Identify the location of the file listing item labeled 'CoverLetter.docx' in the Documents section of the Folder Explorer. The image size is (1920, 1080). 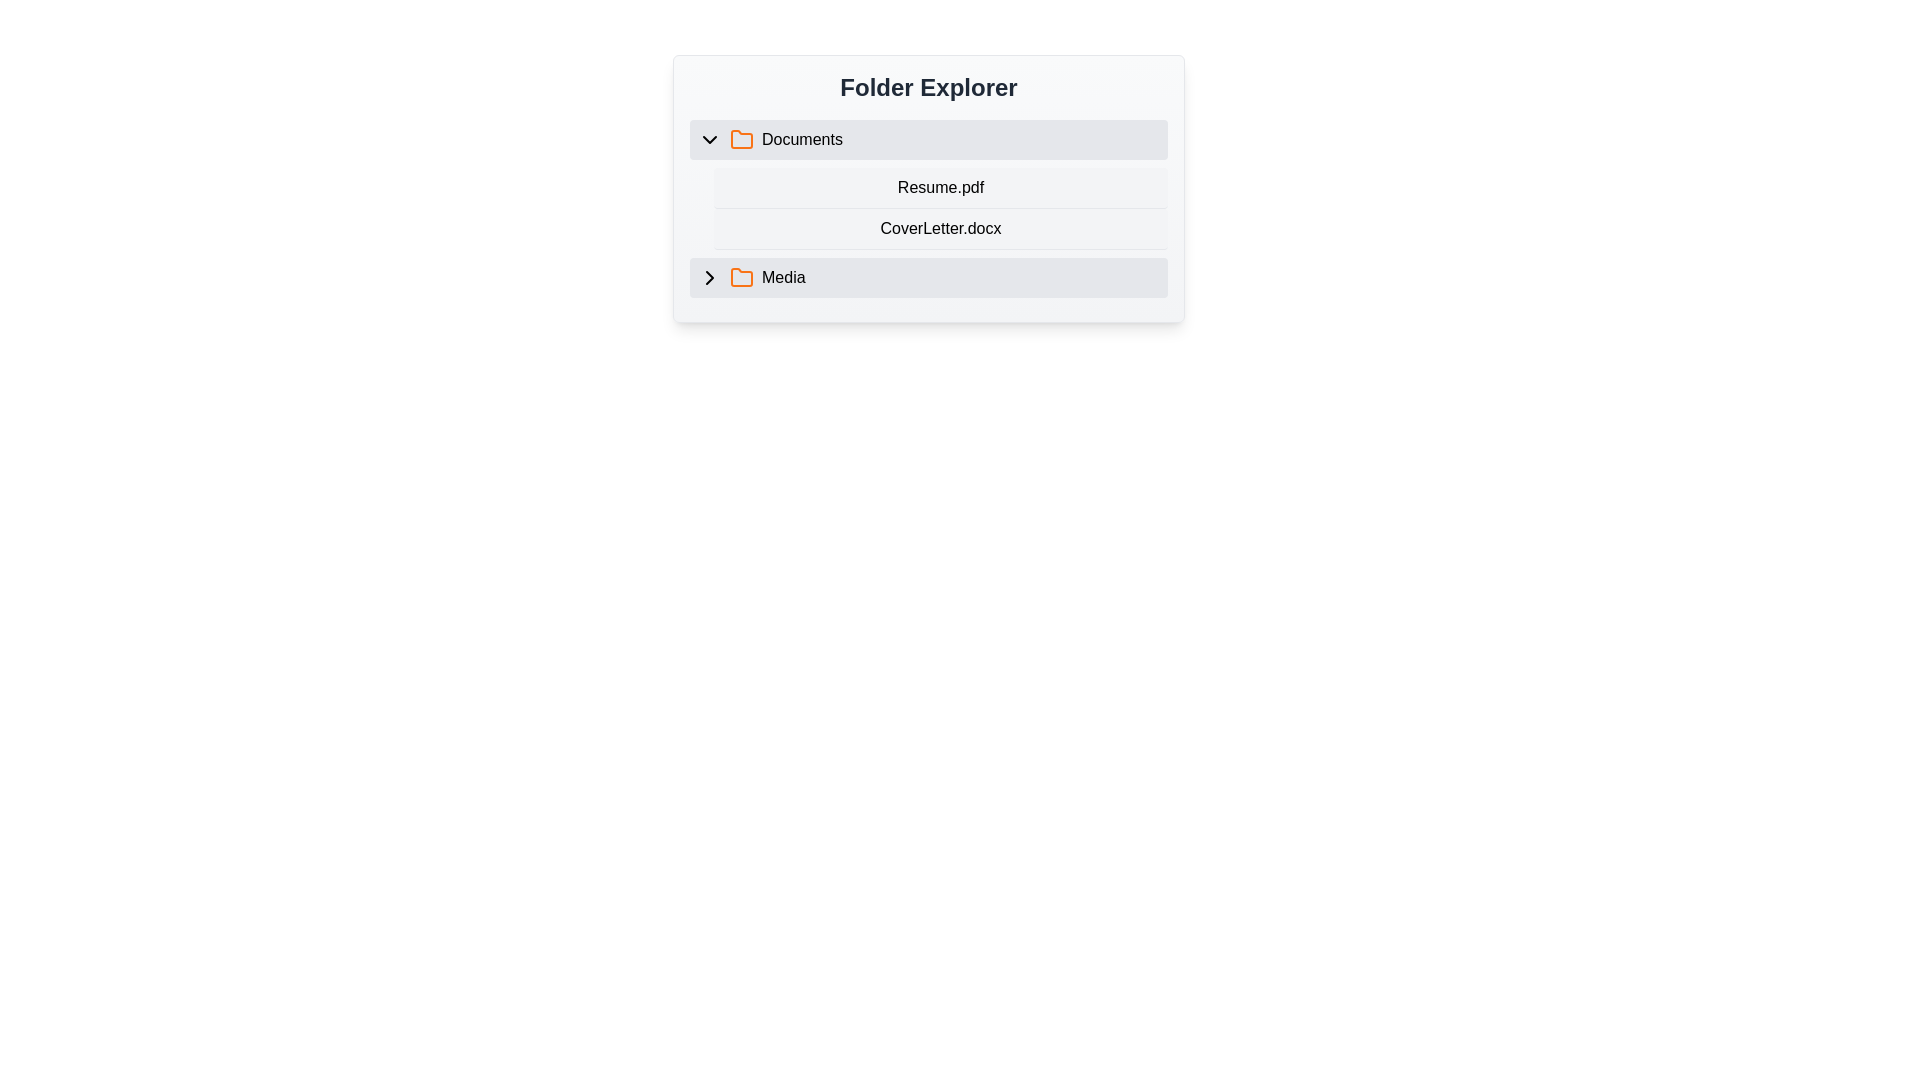
(939, 228).